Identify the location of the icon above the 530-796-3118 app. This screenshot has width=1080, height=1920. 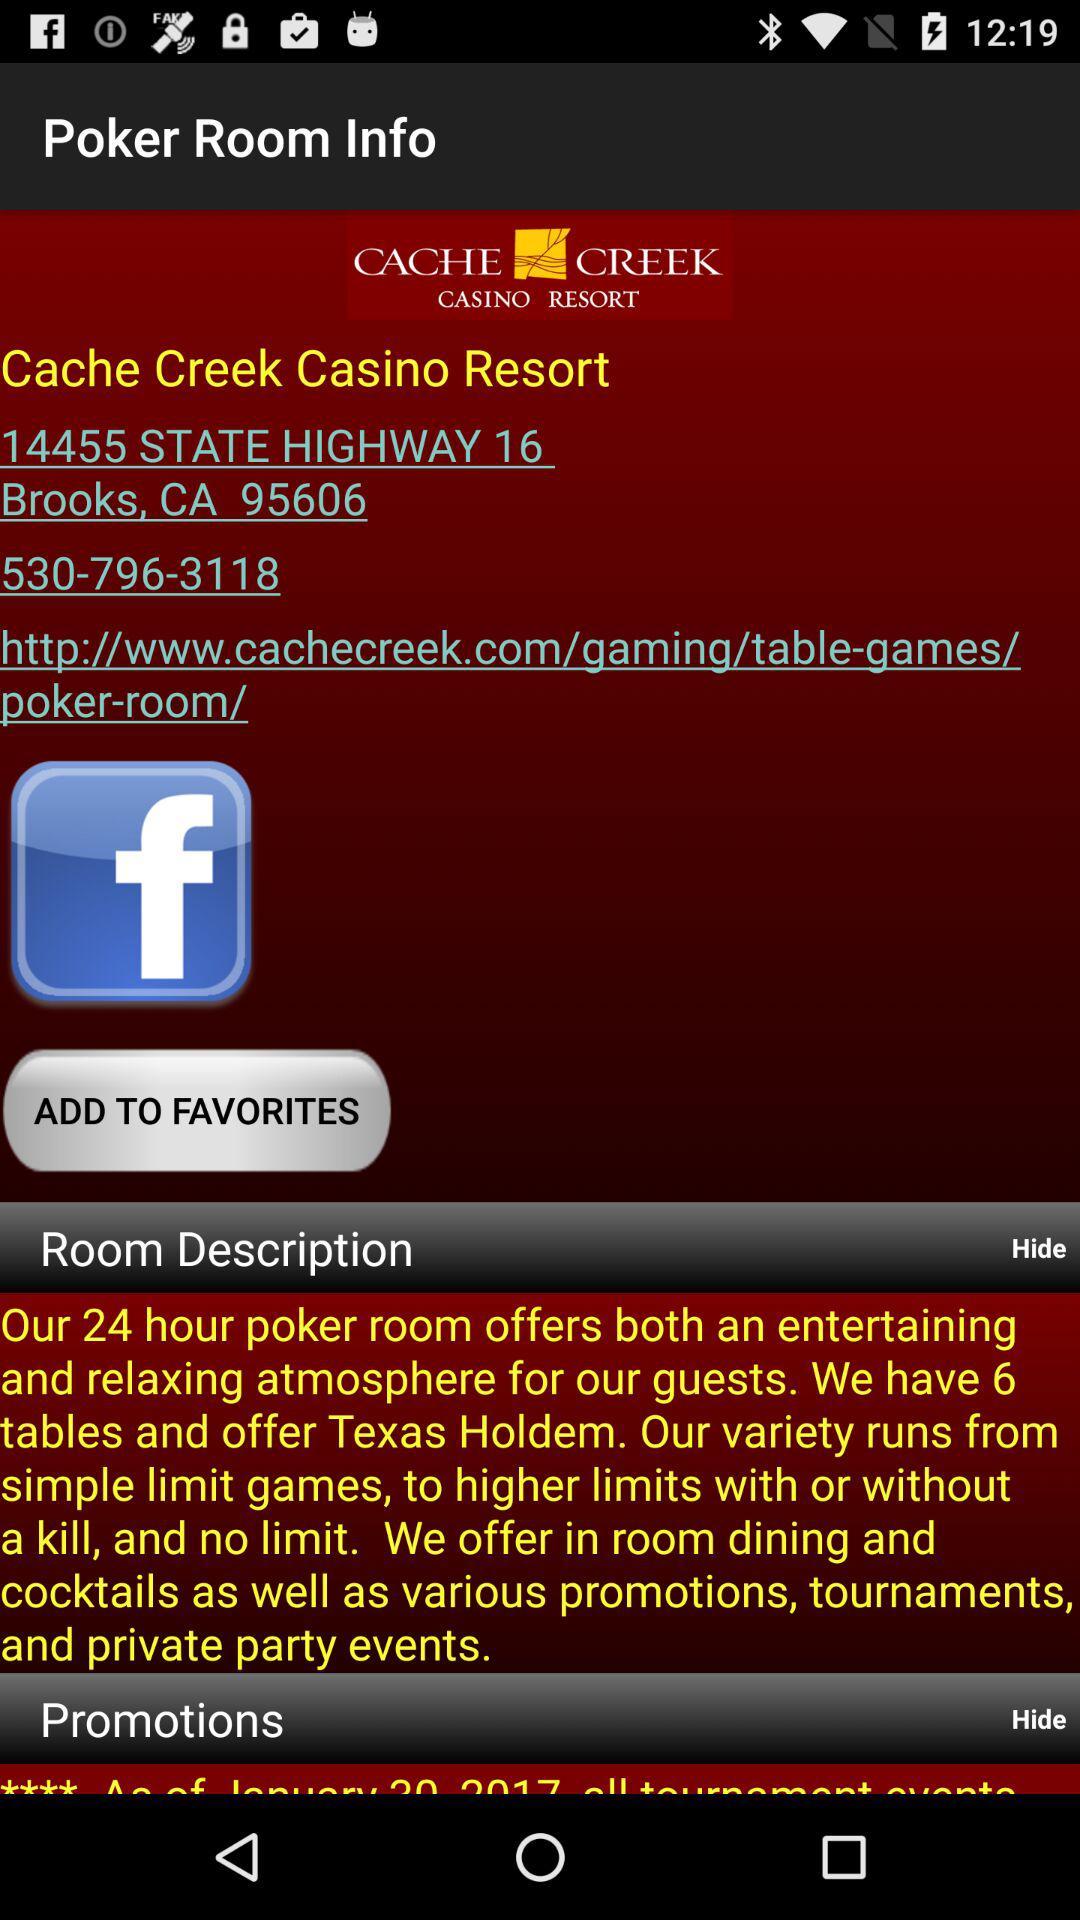
(284, 463).